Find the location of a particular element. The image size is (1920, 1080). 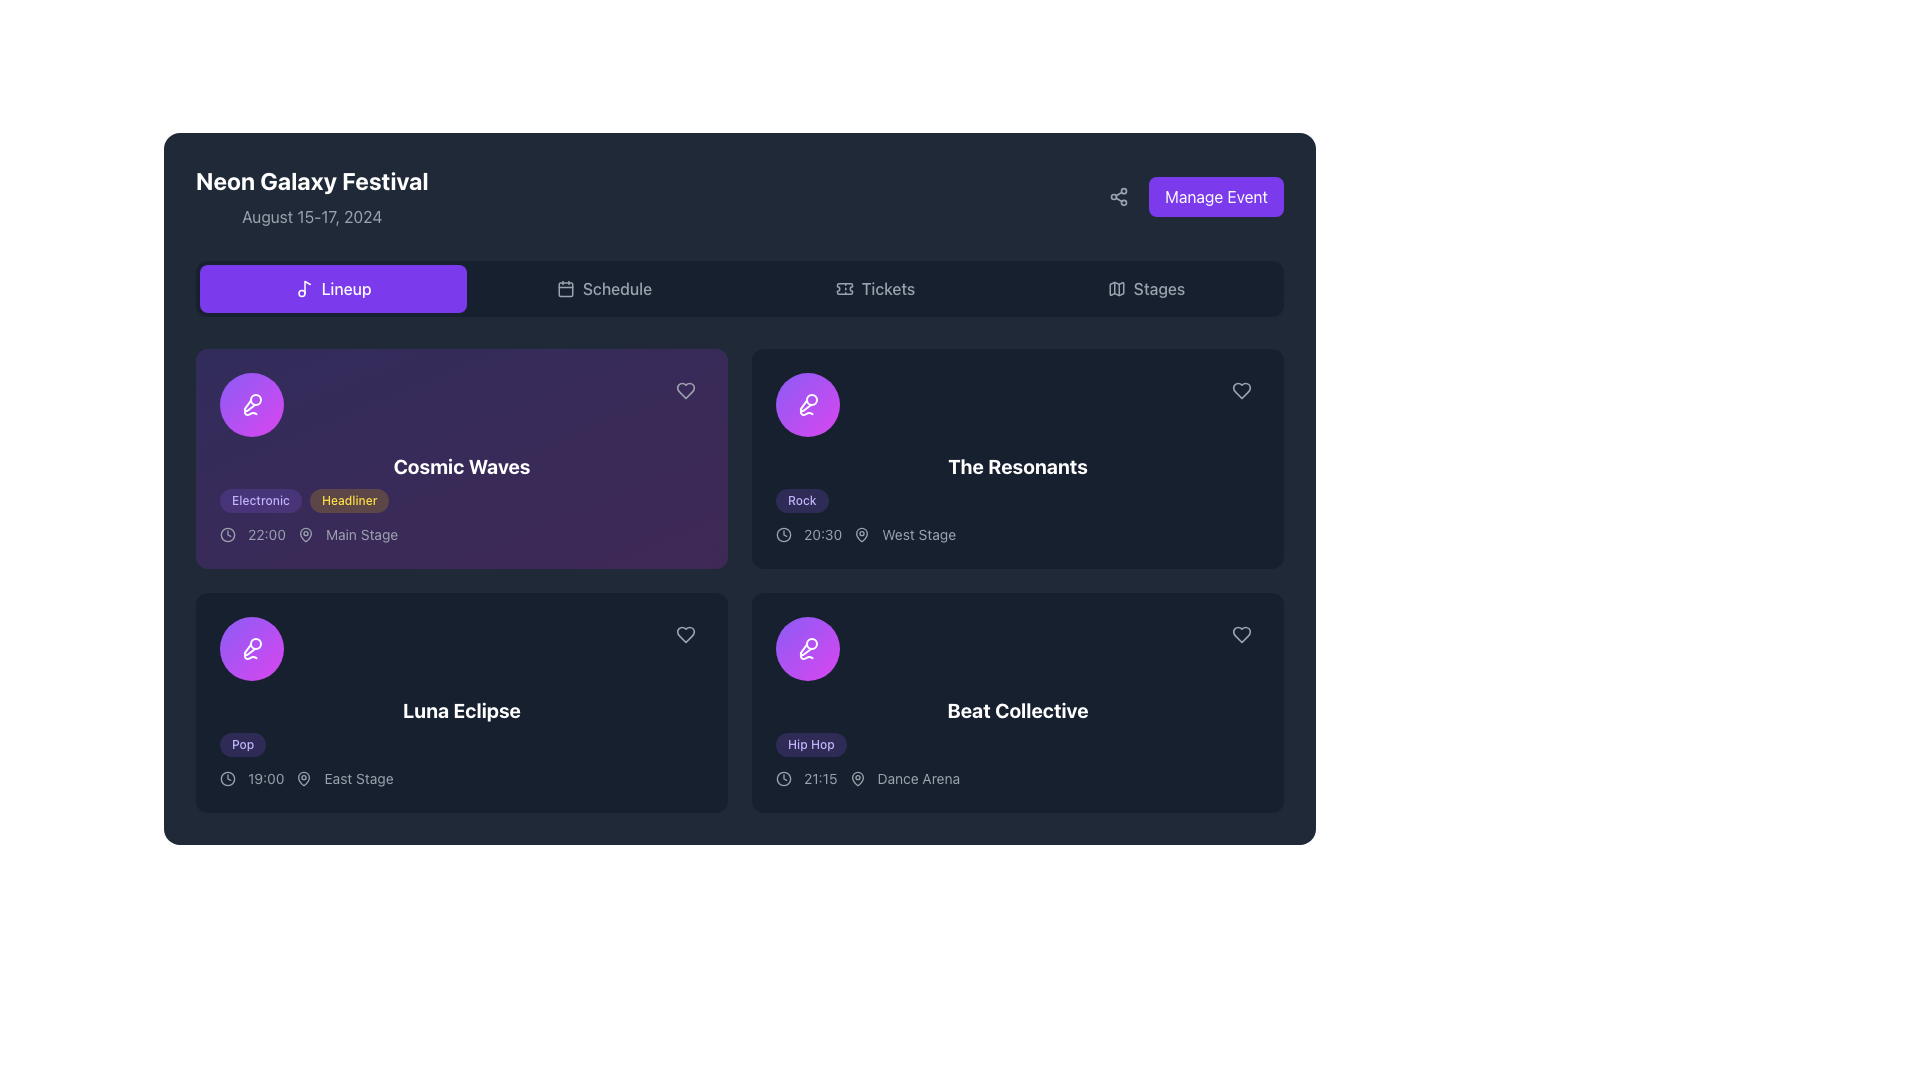

the 'Lineup' text element, which is located in the center of a purple button in the navigation bar at the top of the interface is located at coordinates (346, 289).